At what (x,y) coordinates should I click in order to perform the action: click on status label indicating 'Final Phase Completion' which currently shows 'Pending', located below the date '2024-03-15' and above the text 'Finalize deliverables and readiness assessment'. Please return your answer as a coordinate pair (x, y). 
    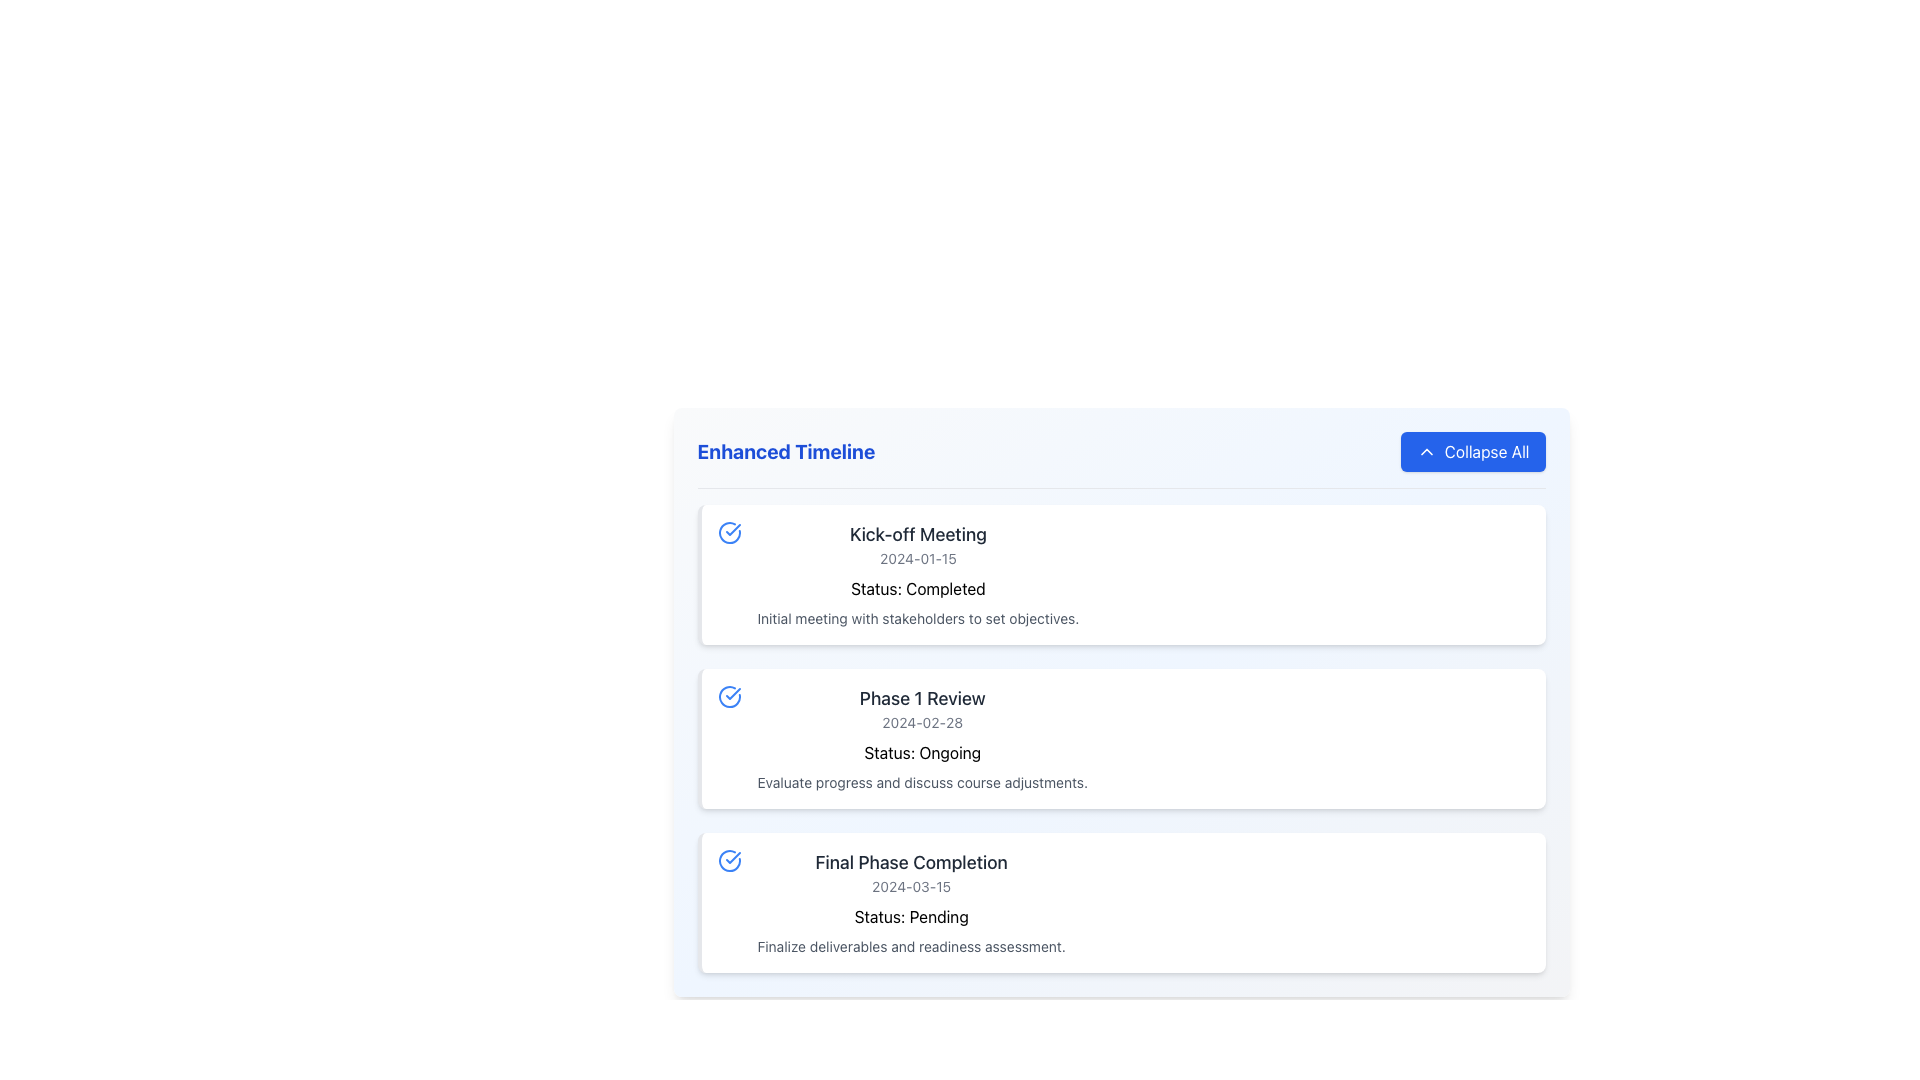
    Looking at the image, I should click on (910, 913).